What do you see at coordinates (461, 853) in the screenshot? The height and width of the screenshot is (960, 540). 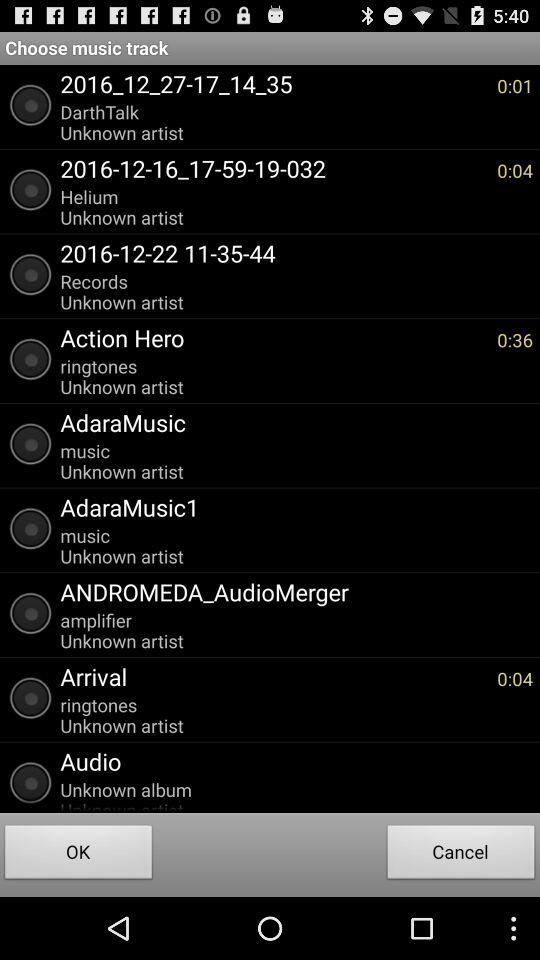 I see `cancel` at bounding box center [461, 853].